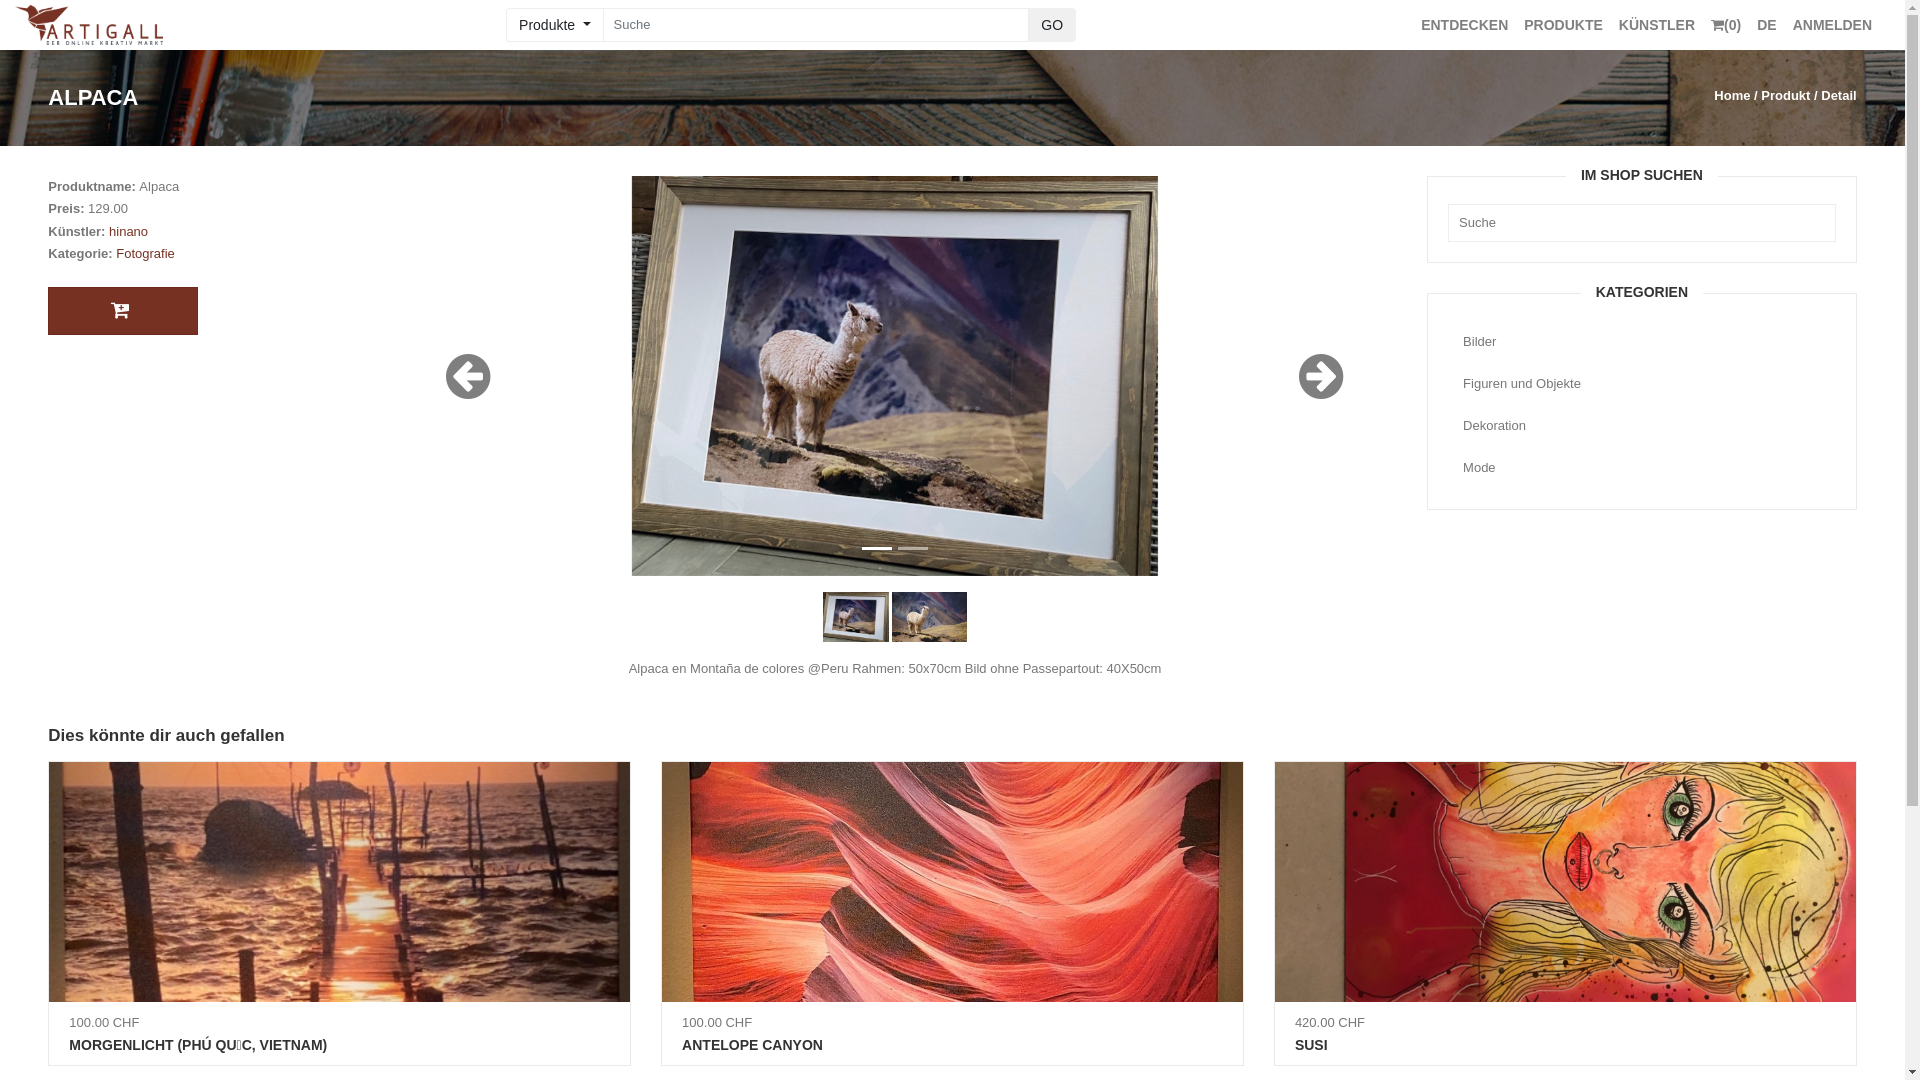  What do you see at coordinates (1641, 384) in the screenshot?
I see `'Figuren und Objekte'` at bounding box center [1641, 384].